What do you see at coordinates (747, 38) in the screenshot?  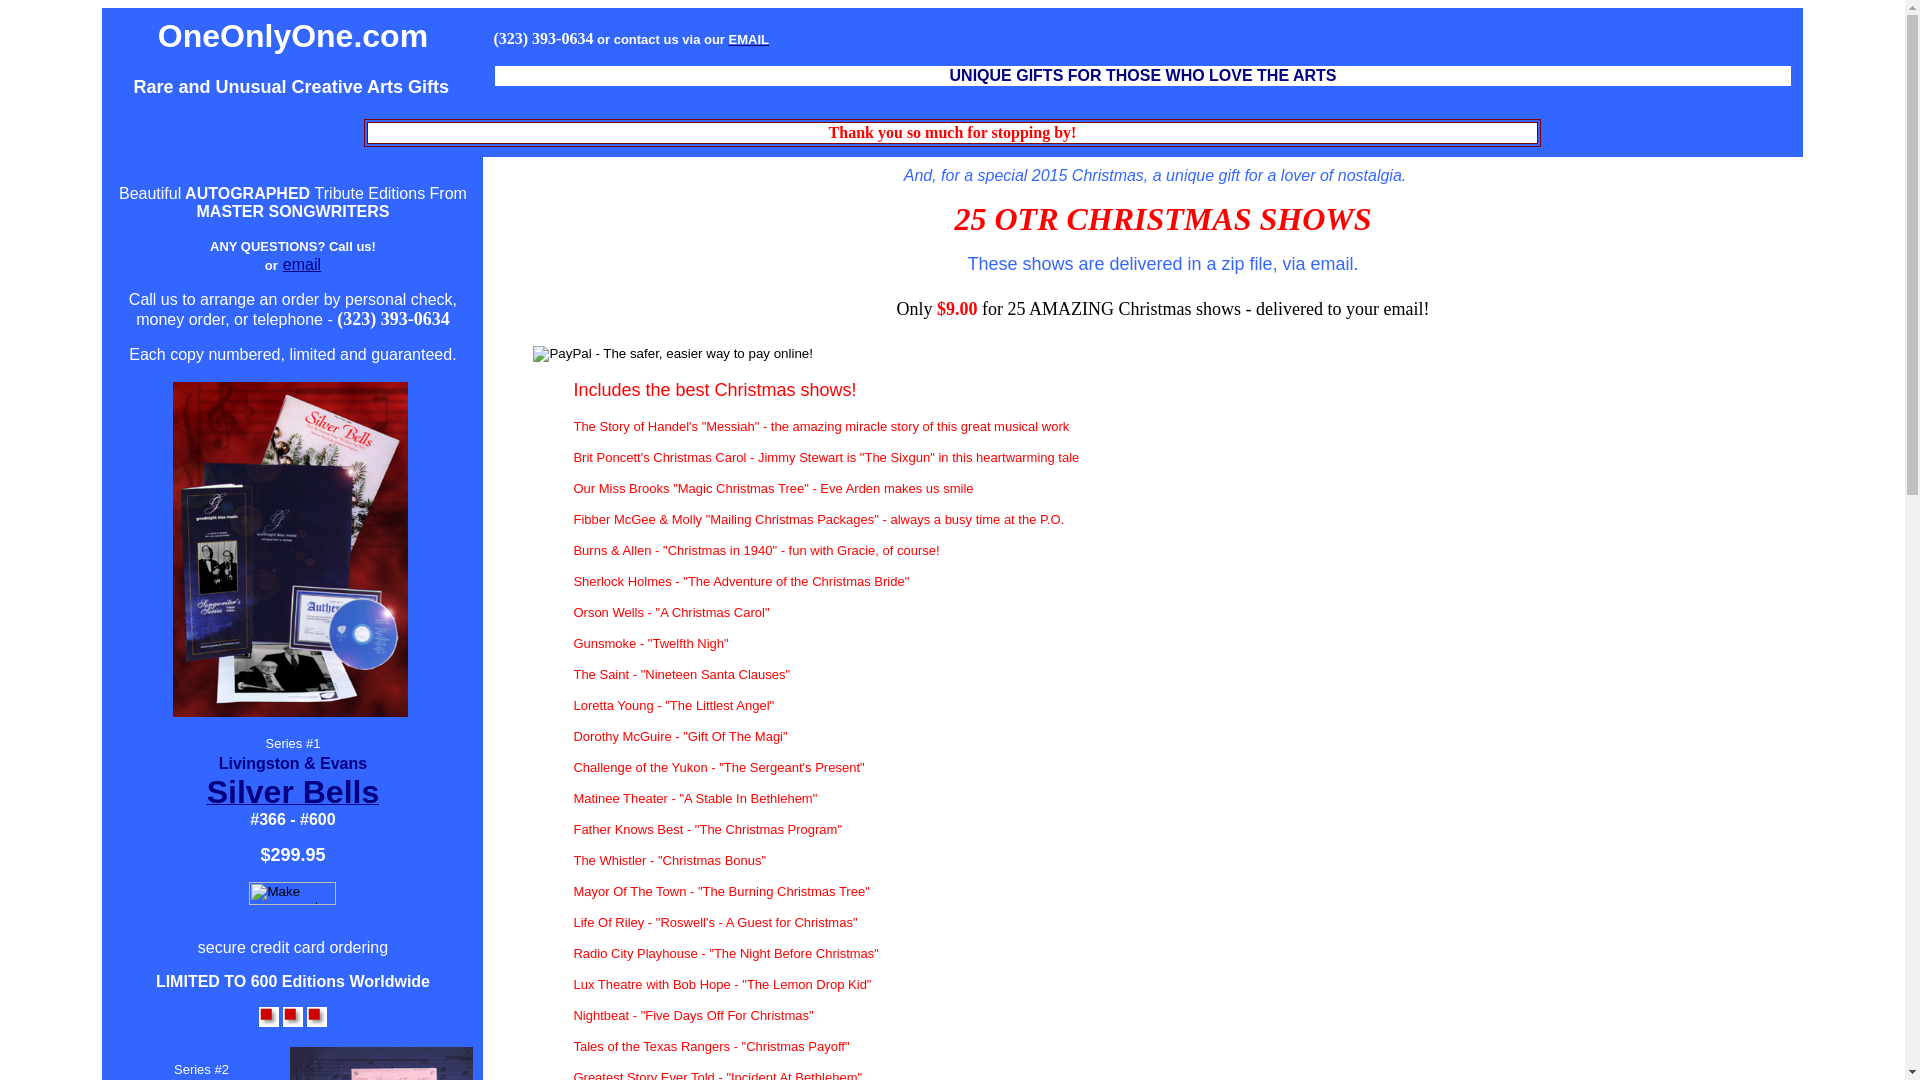 I see `'EMAIL'` at bounding box center [747, 38].